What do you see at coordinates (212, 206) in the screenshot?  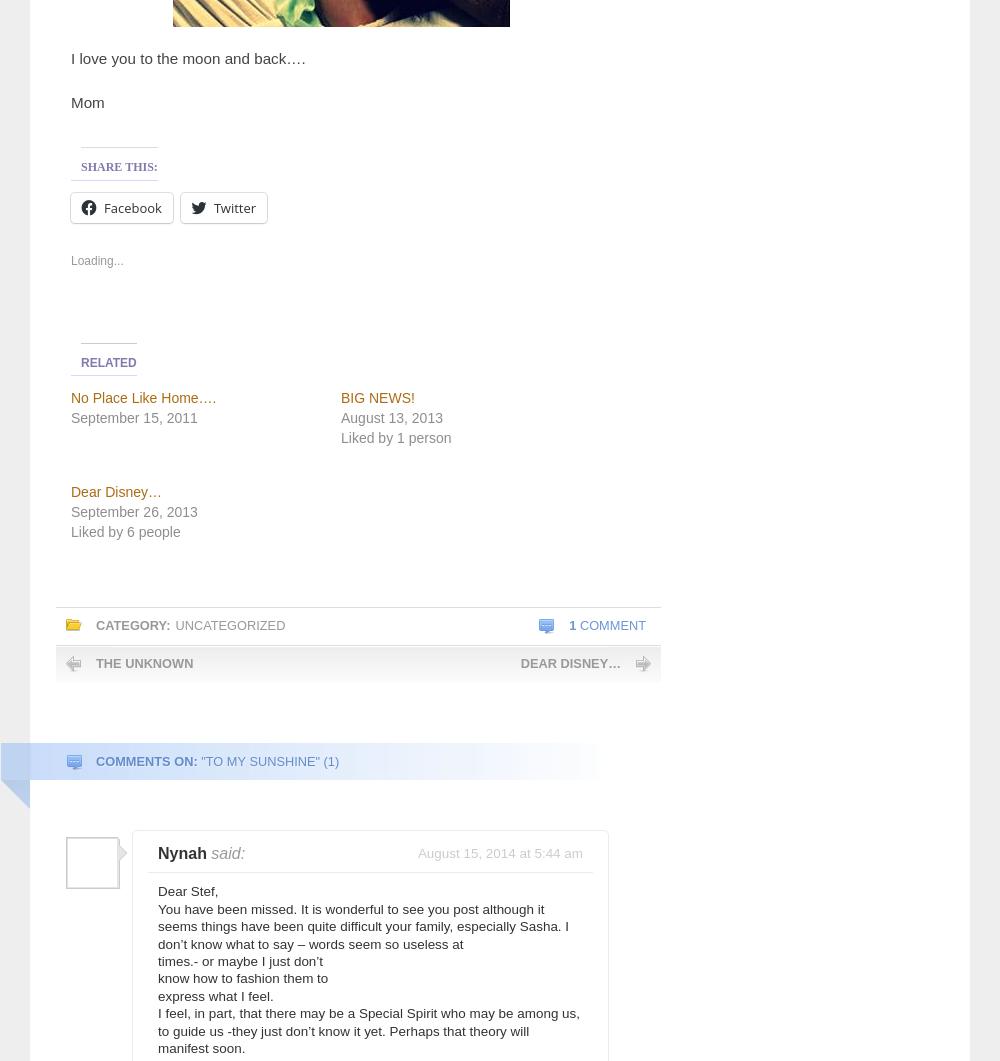 I see `'Twitter'` at bounding box center [212, 206].